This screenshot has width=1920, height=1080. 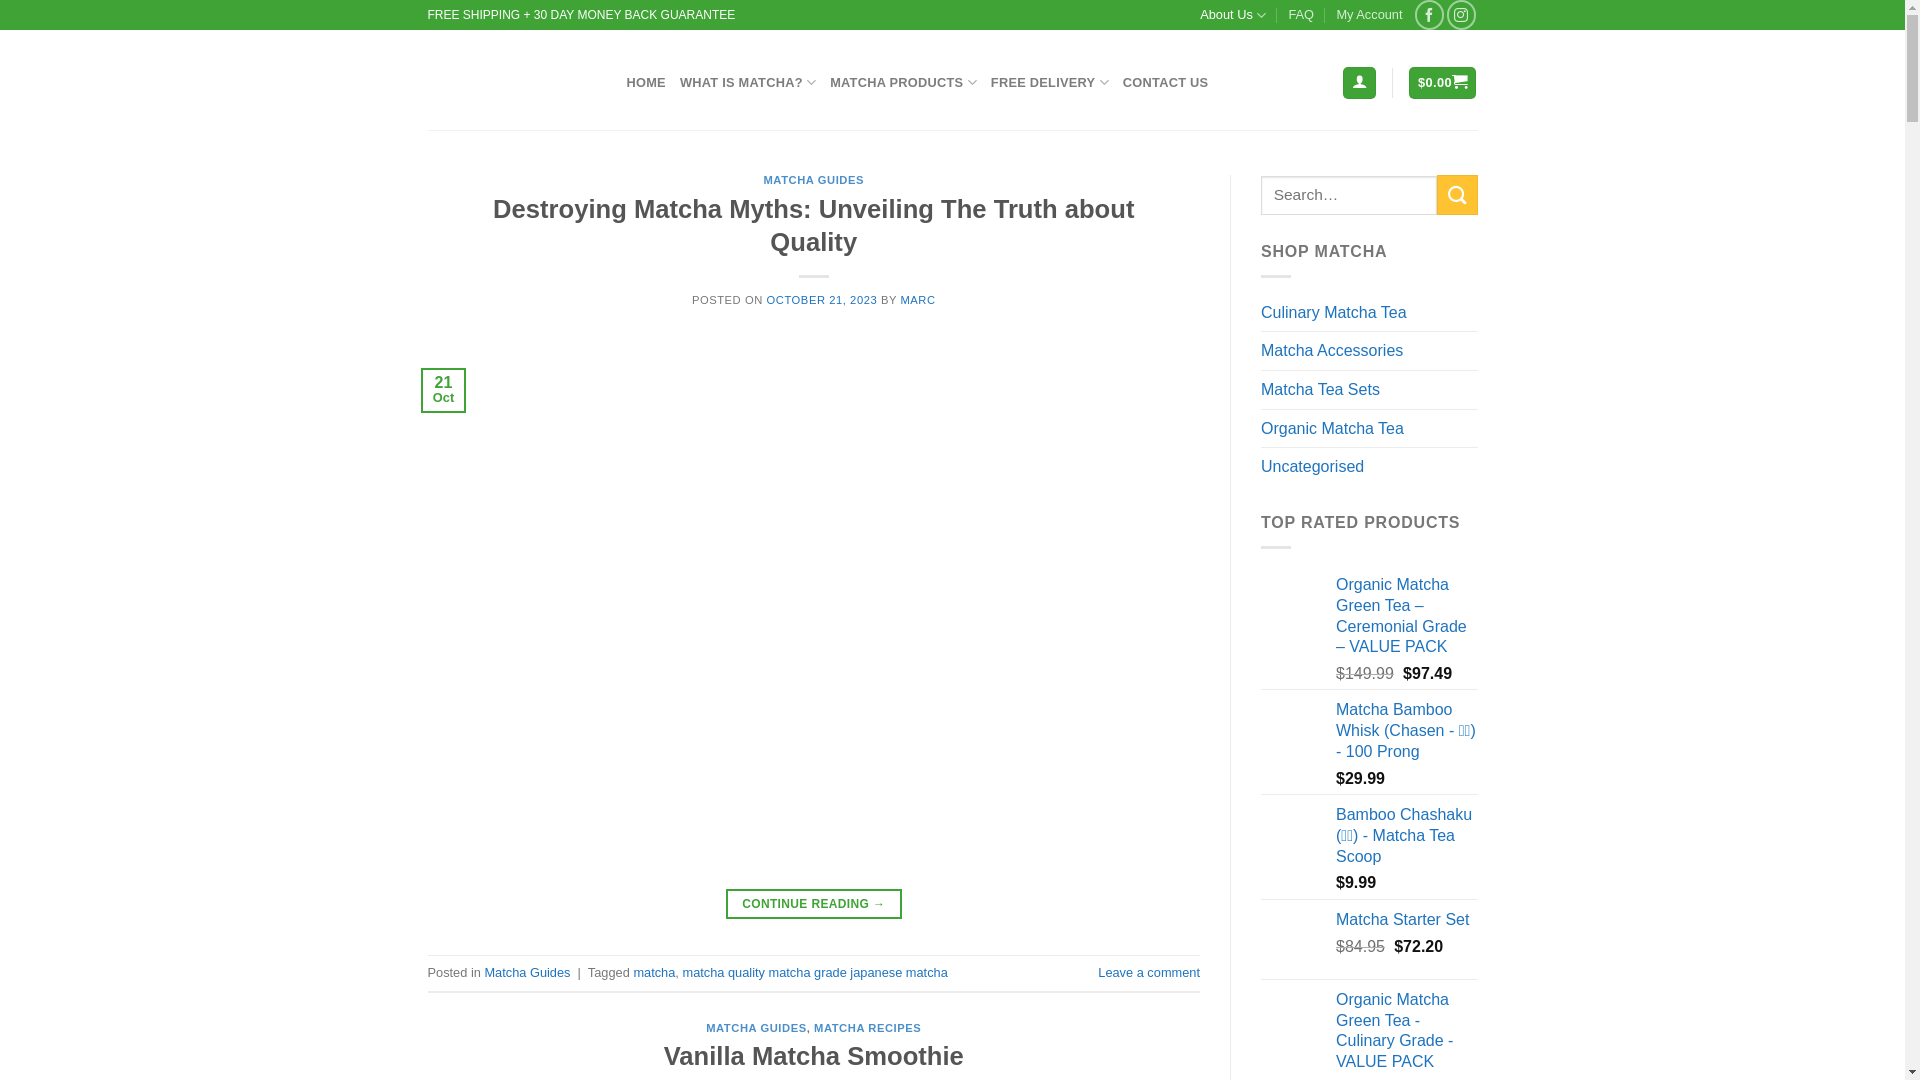 I want to click on 'matcha', so click(x=632, y=971).